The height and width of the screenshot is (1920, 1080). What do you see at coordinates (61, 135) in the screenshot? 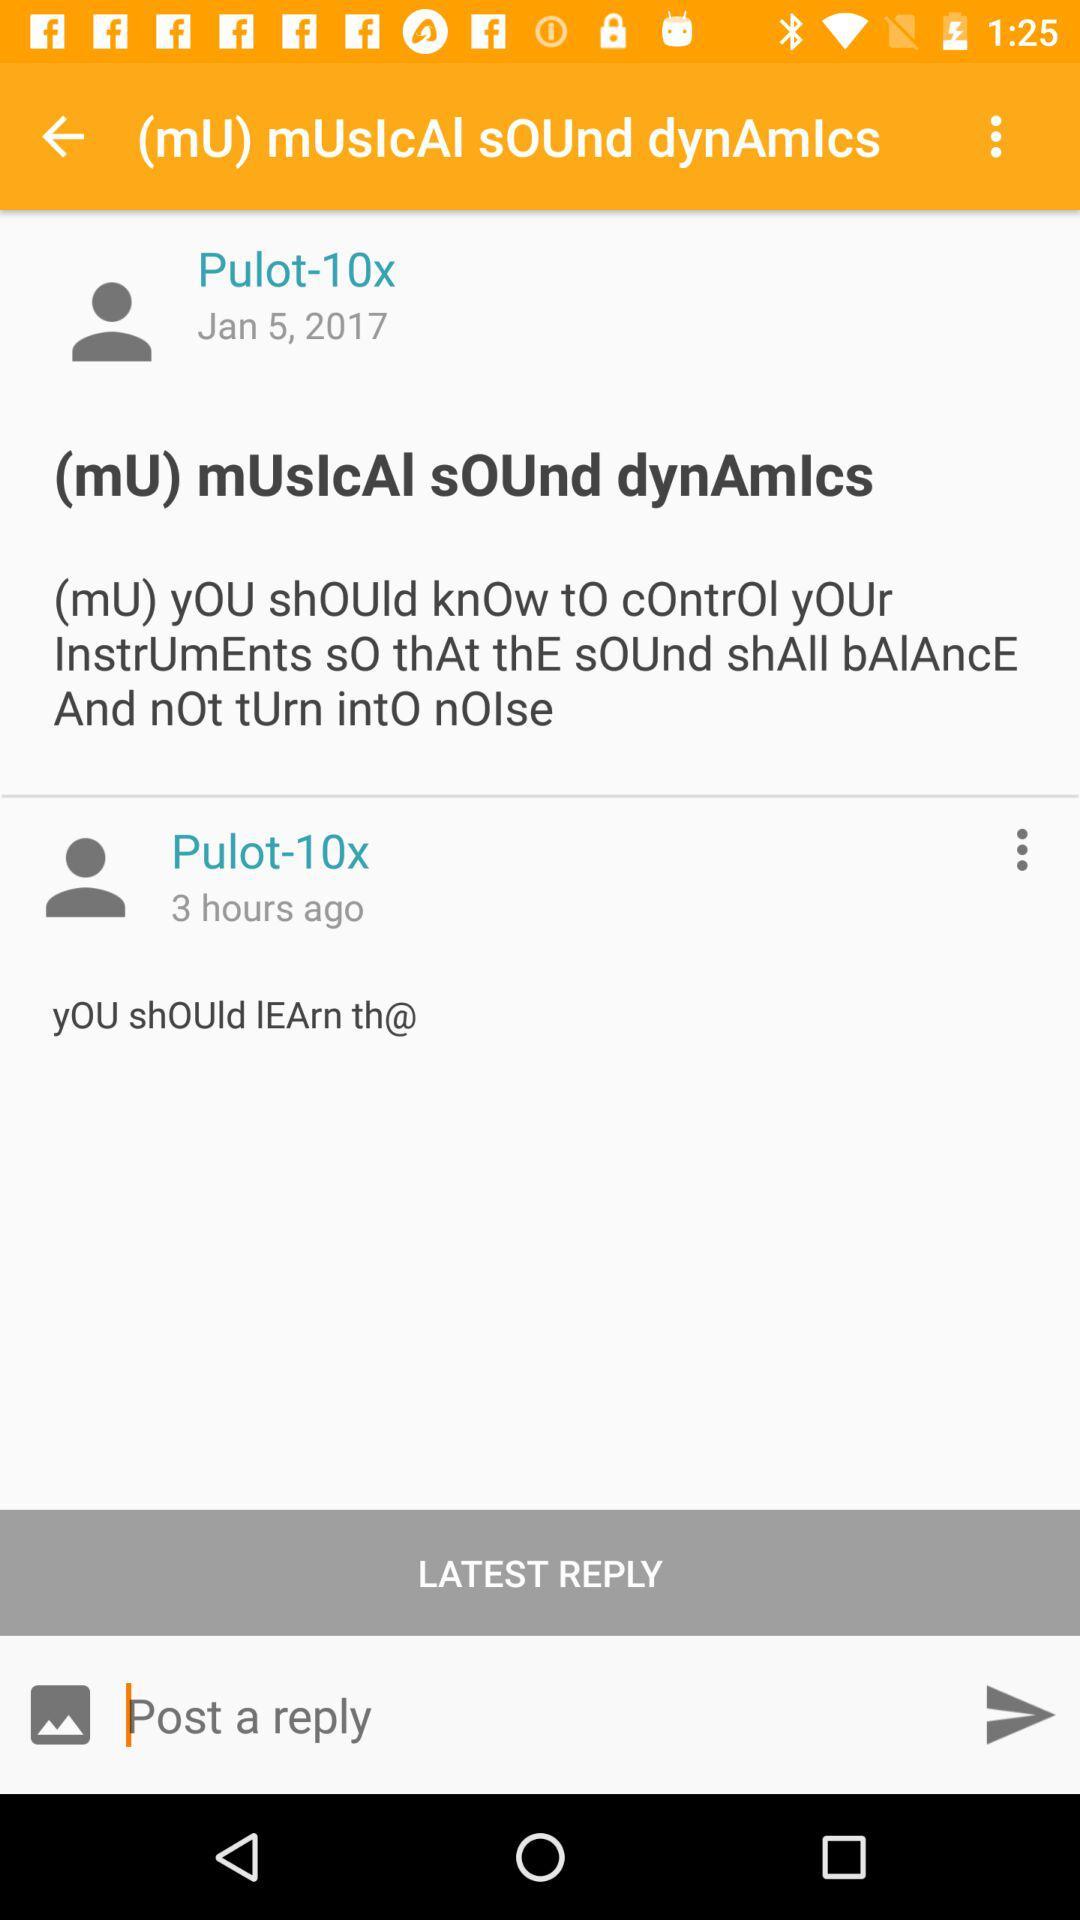
I see `app next to mu musical sound item` at bounding box center [61, 135].